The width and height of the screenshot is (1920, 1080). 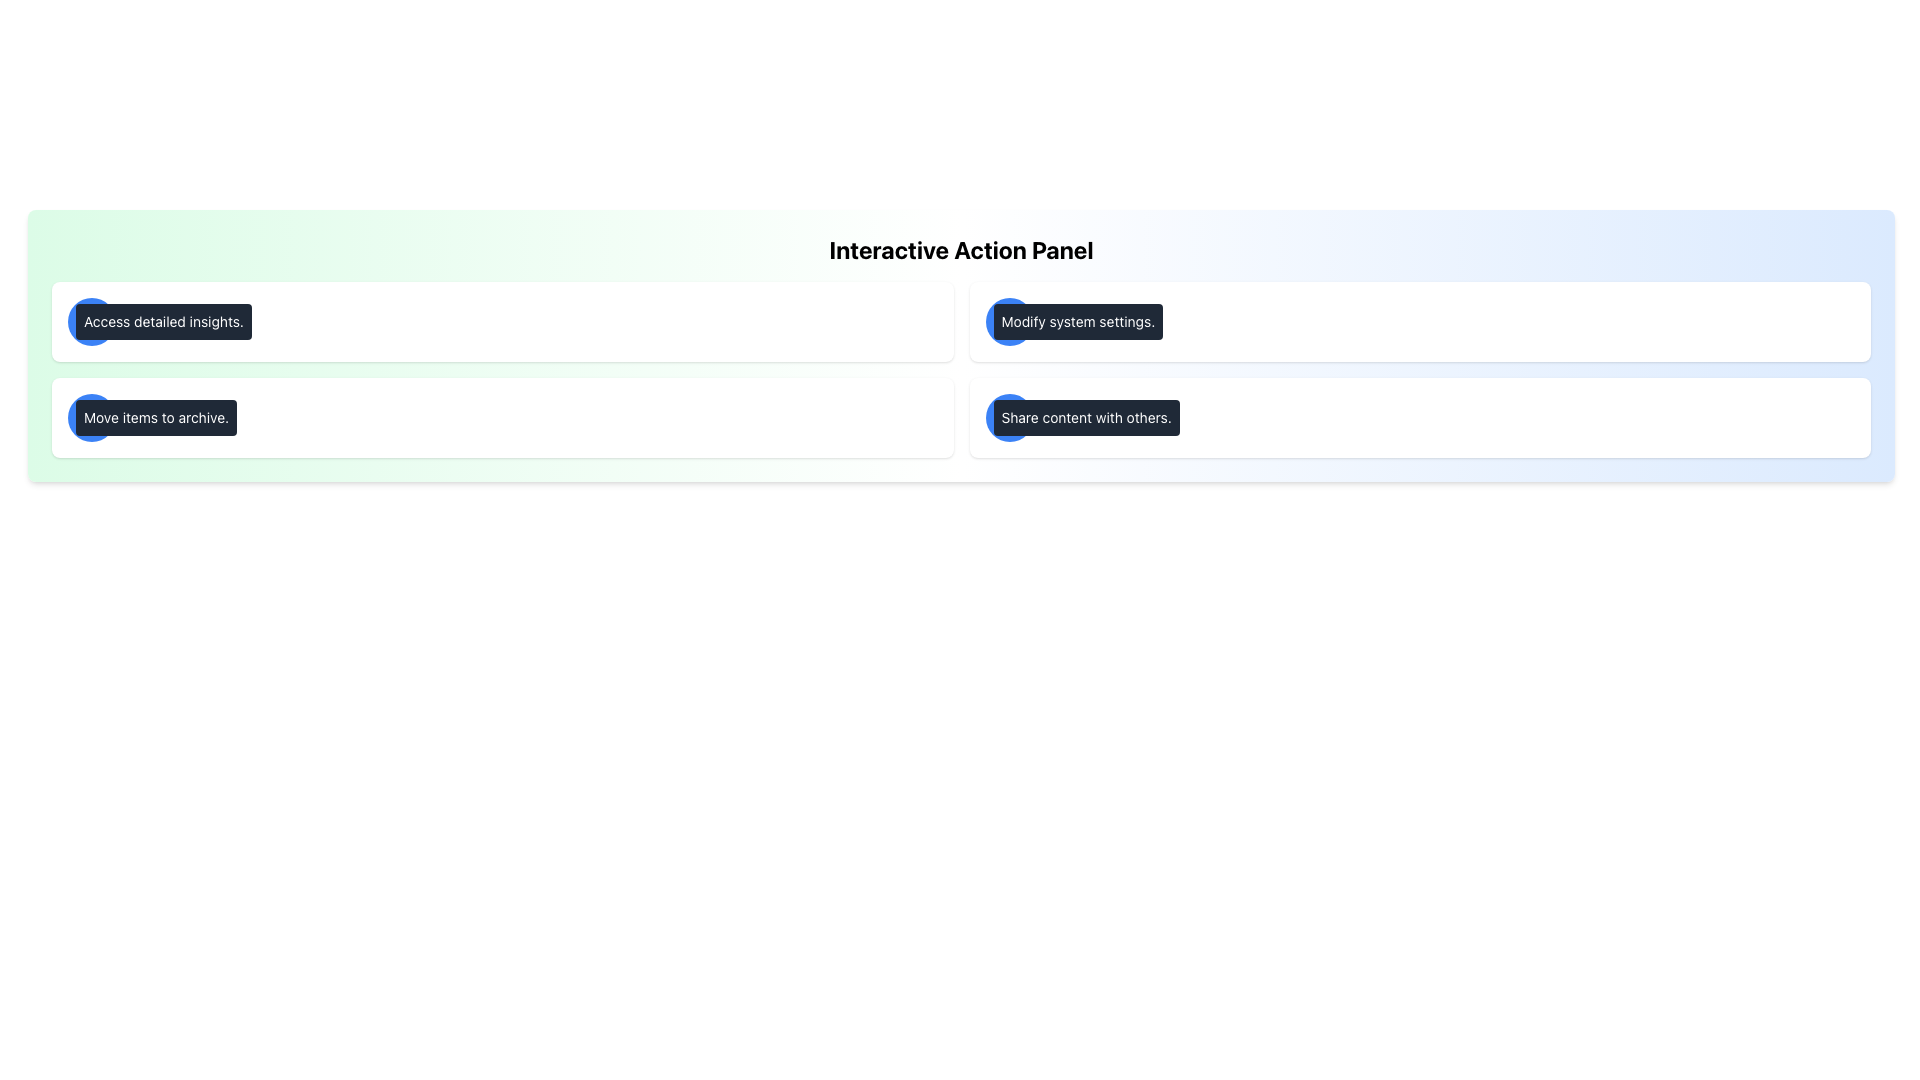 What do you see at coordinates (1009, 422) in the screenshot?
I see `the share icon located in the bottom-right section of the 'Interactive Action Panel', under the 'Share content with others' button` at bounding box center [1009, 422].